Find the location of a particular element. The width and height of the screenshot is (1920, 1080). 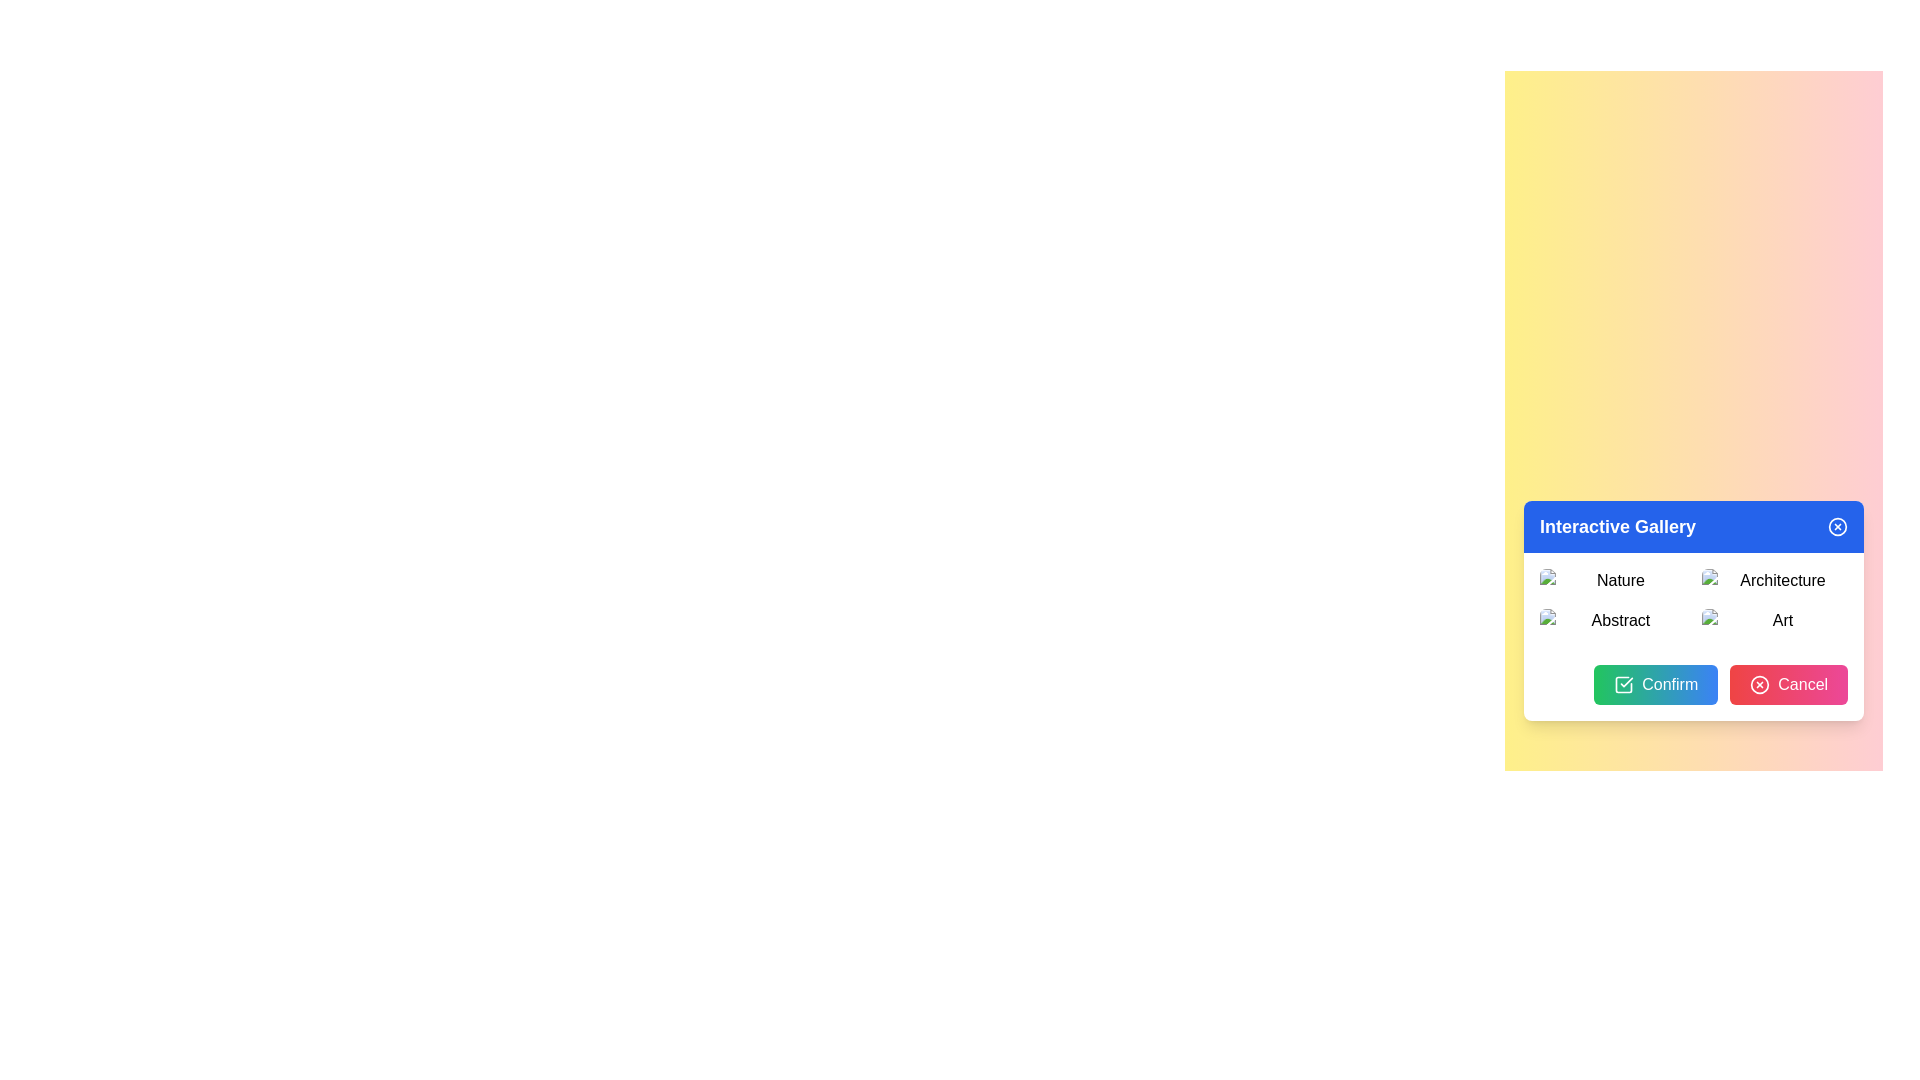

the 'Abstract' Selectable Grid Item in the 'Interactive Gallery' section is located at coordinates (1612, 620).